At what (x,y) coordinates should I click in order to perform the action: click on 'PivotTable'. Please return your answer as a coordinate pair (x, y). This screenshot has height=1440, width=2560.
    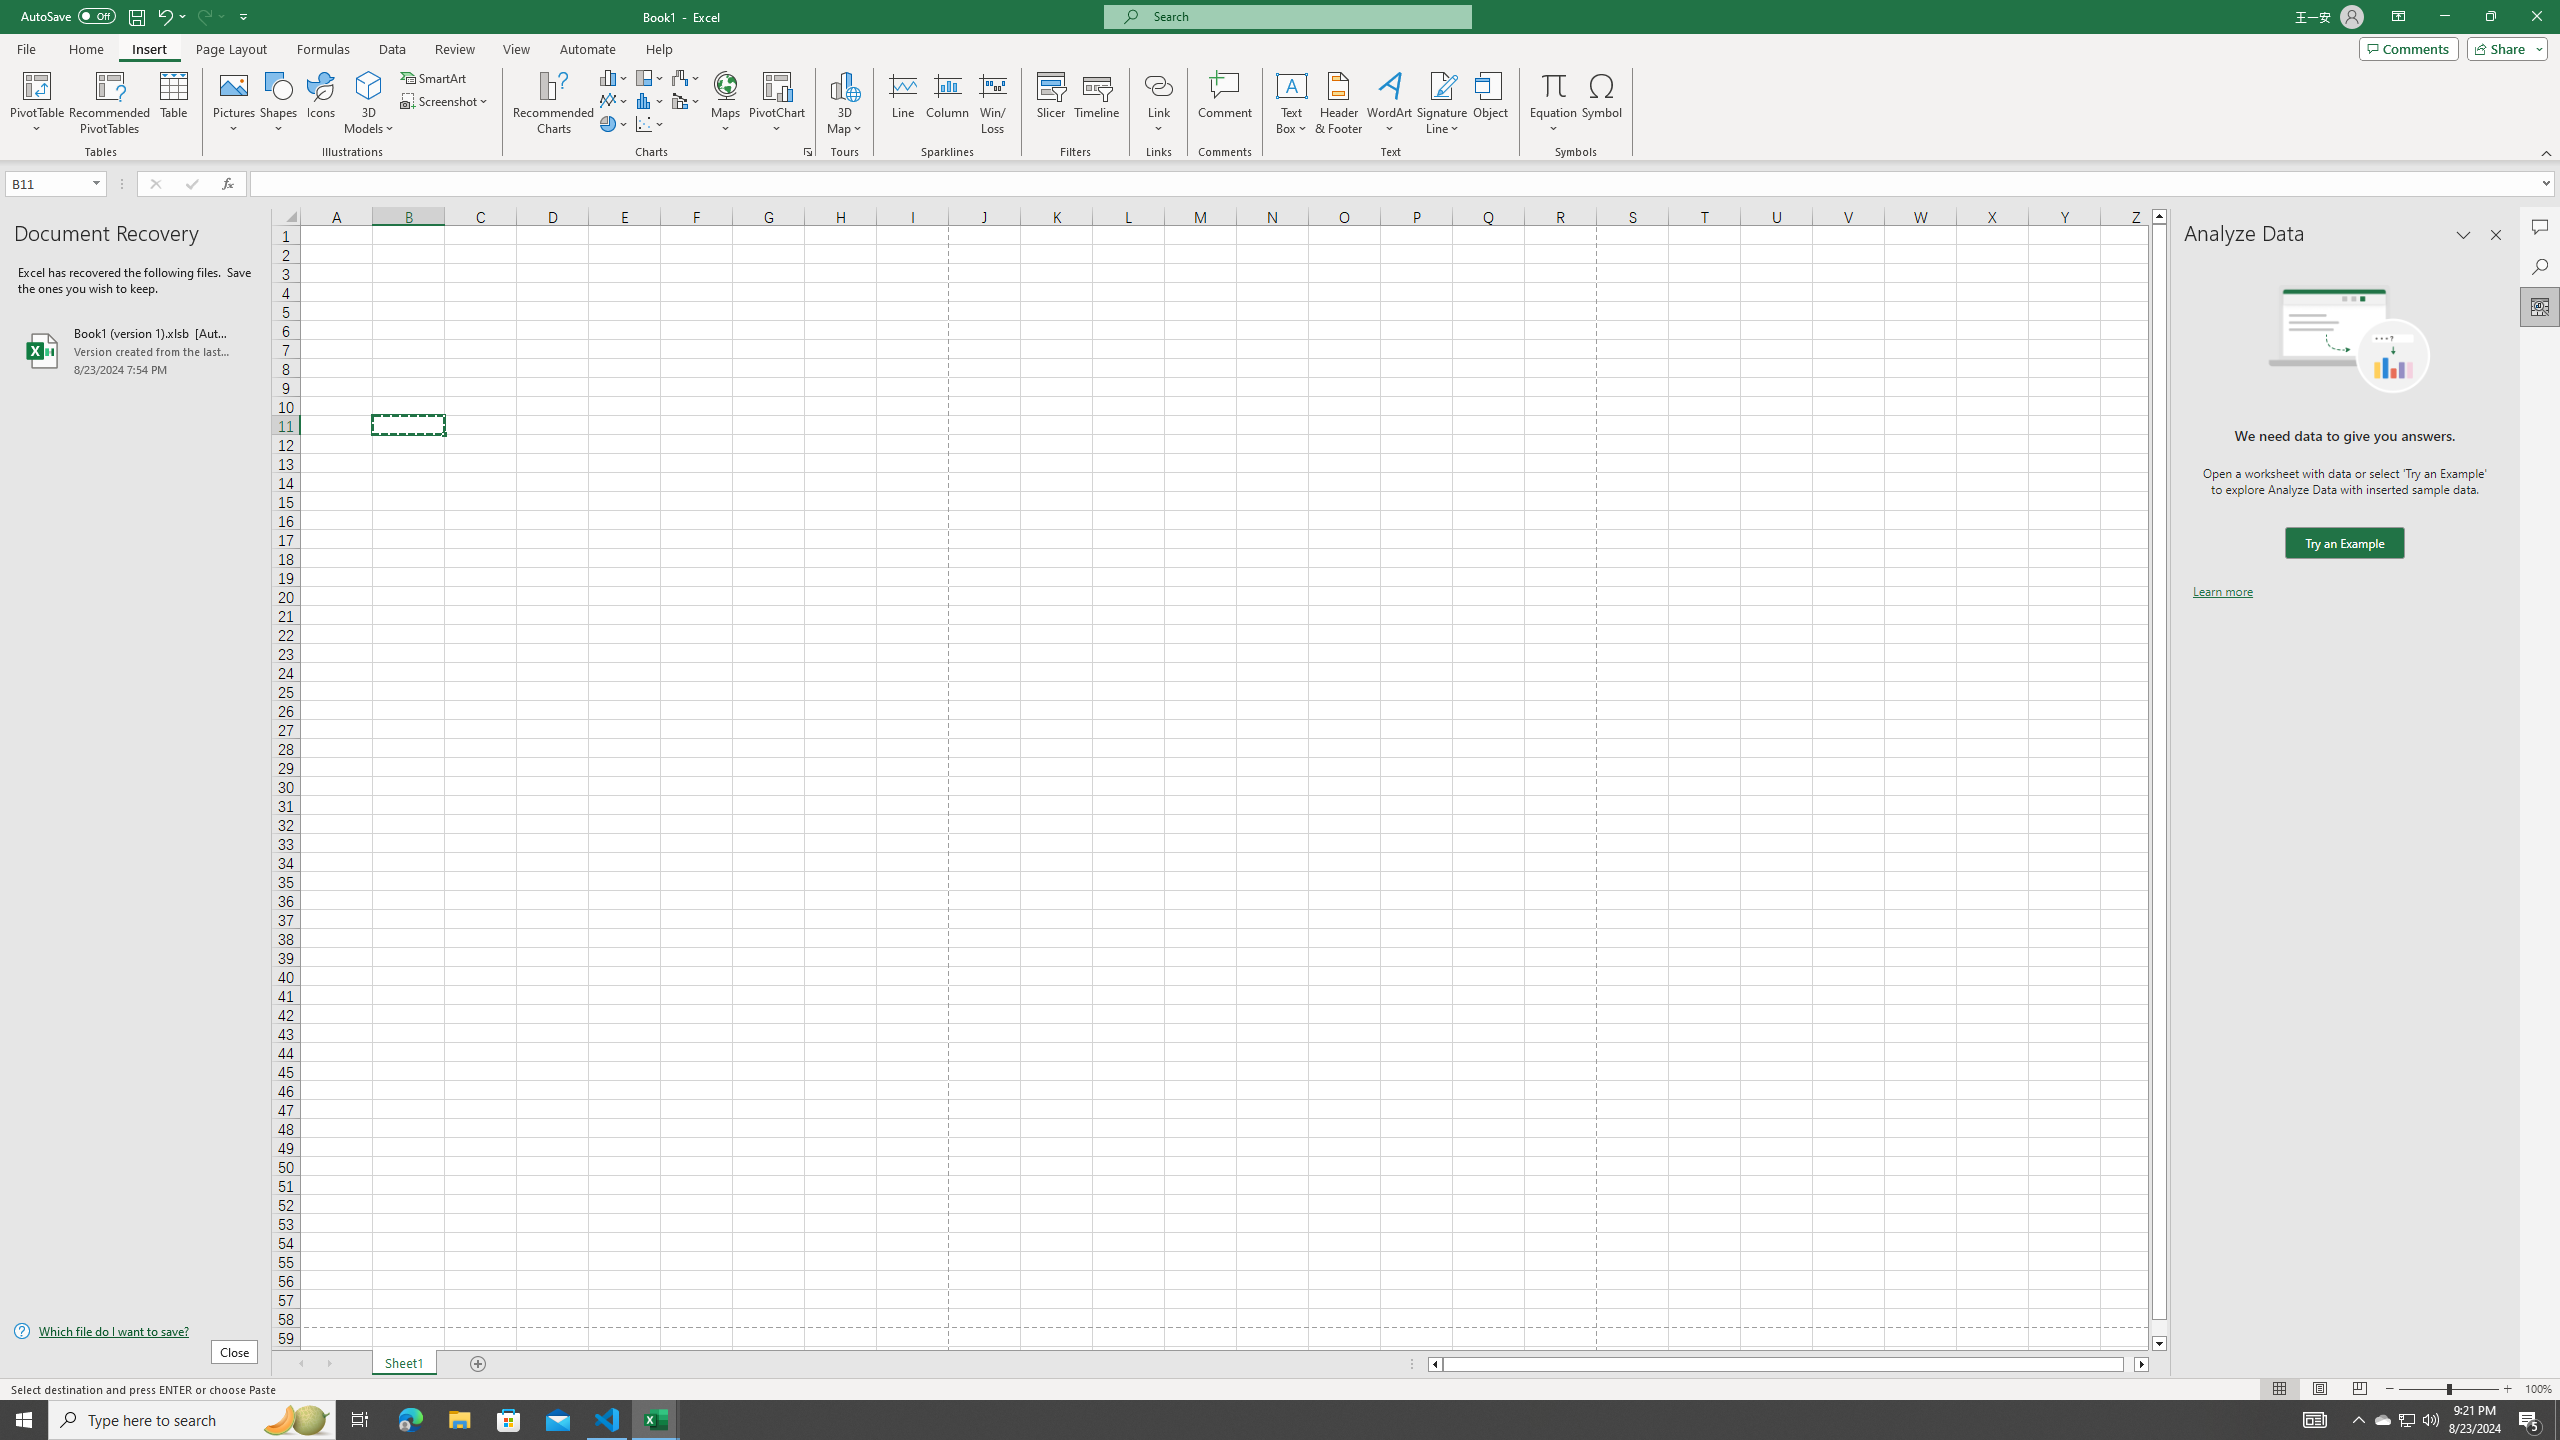
    Looking at the image, I should click on (36, 103).